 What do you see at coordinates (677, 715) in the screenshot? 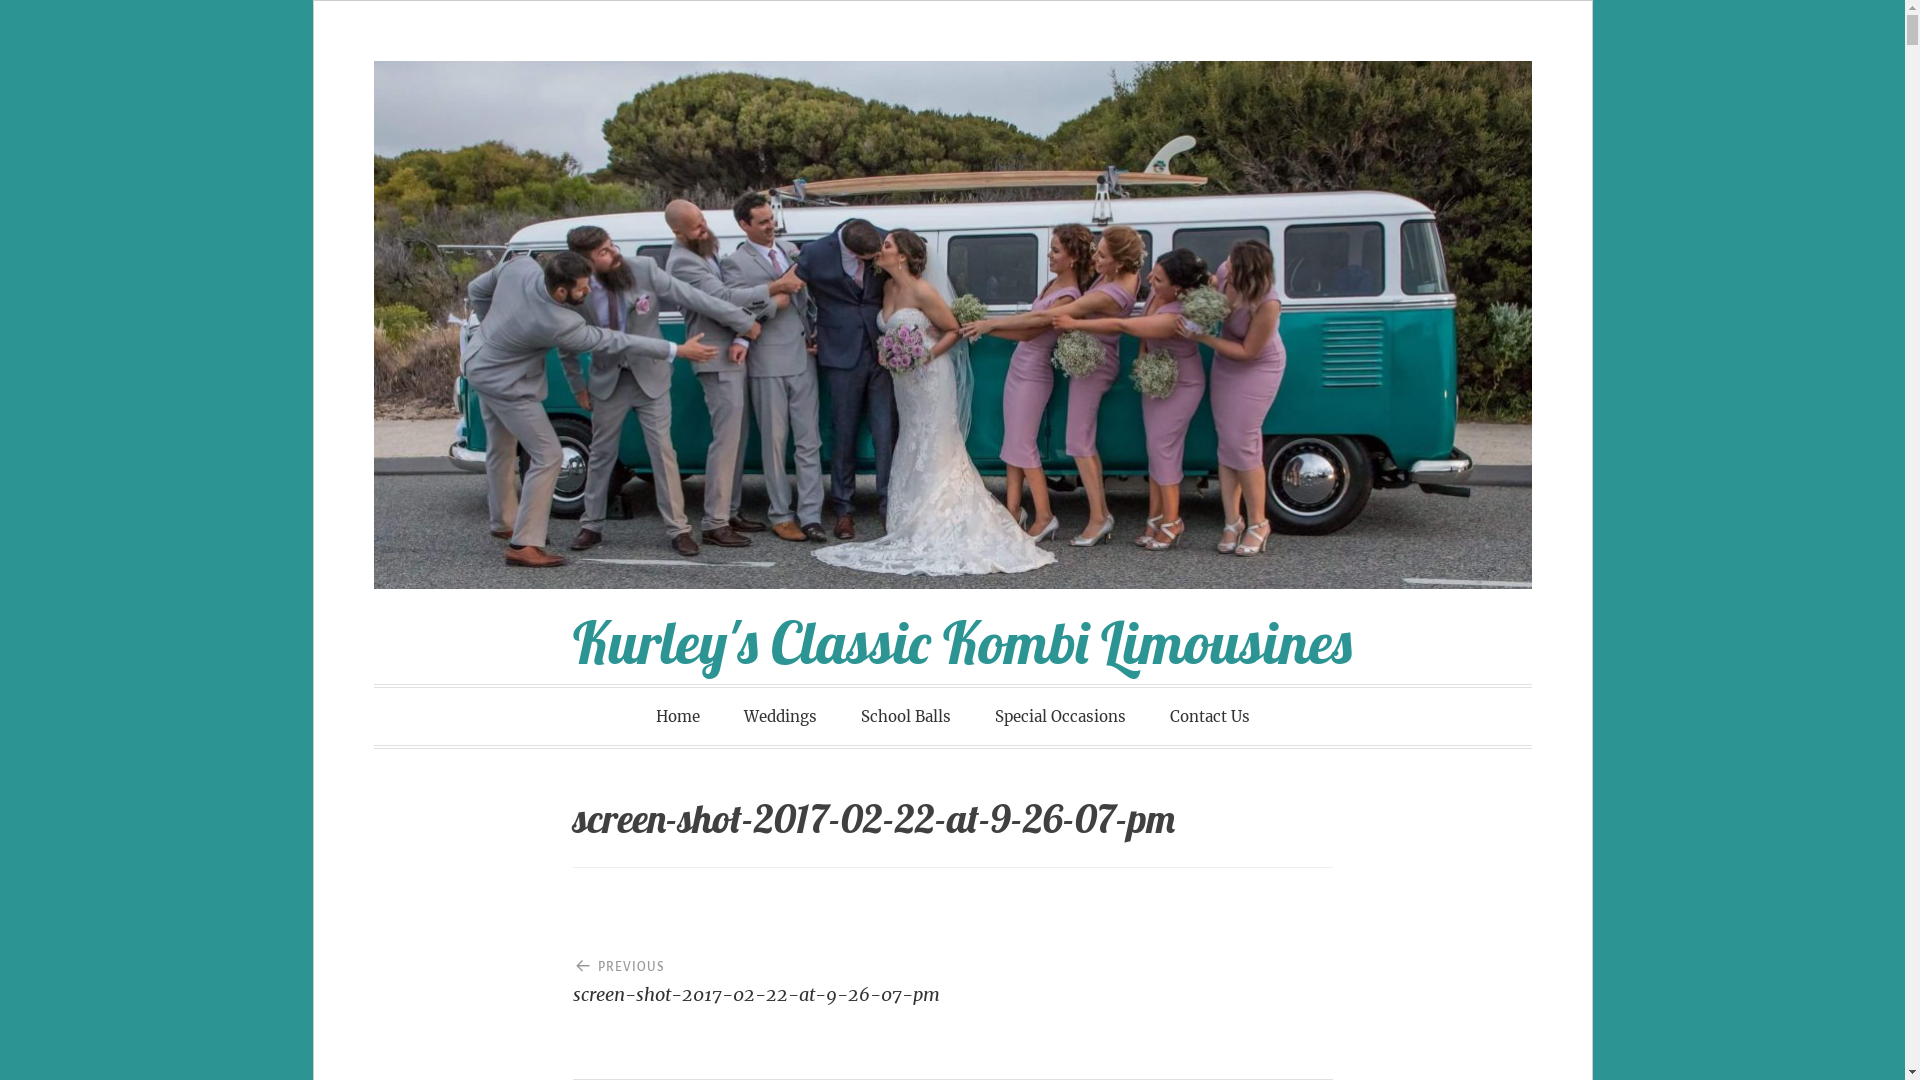
I see `'Home'` at bounding box center [677, 715].